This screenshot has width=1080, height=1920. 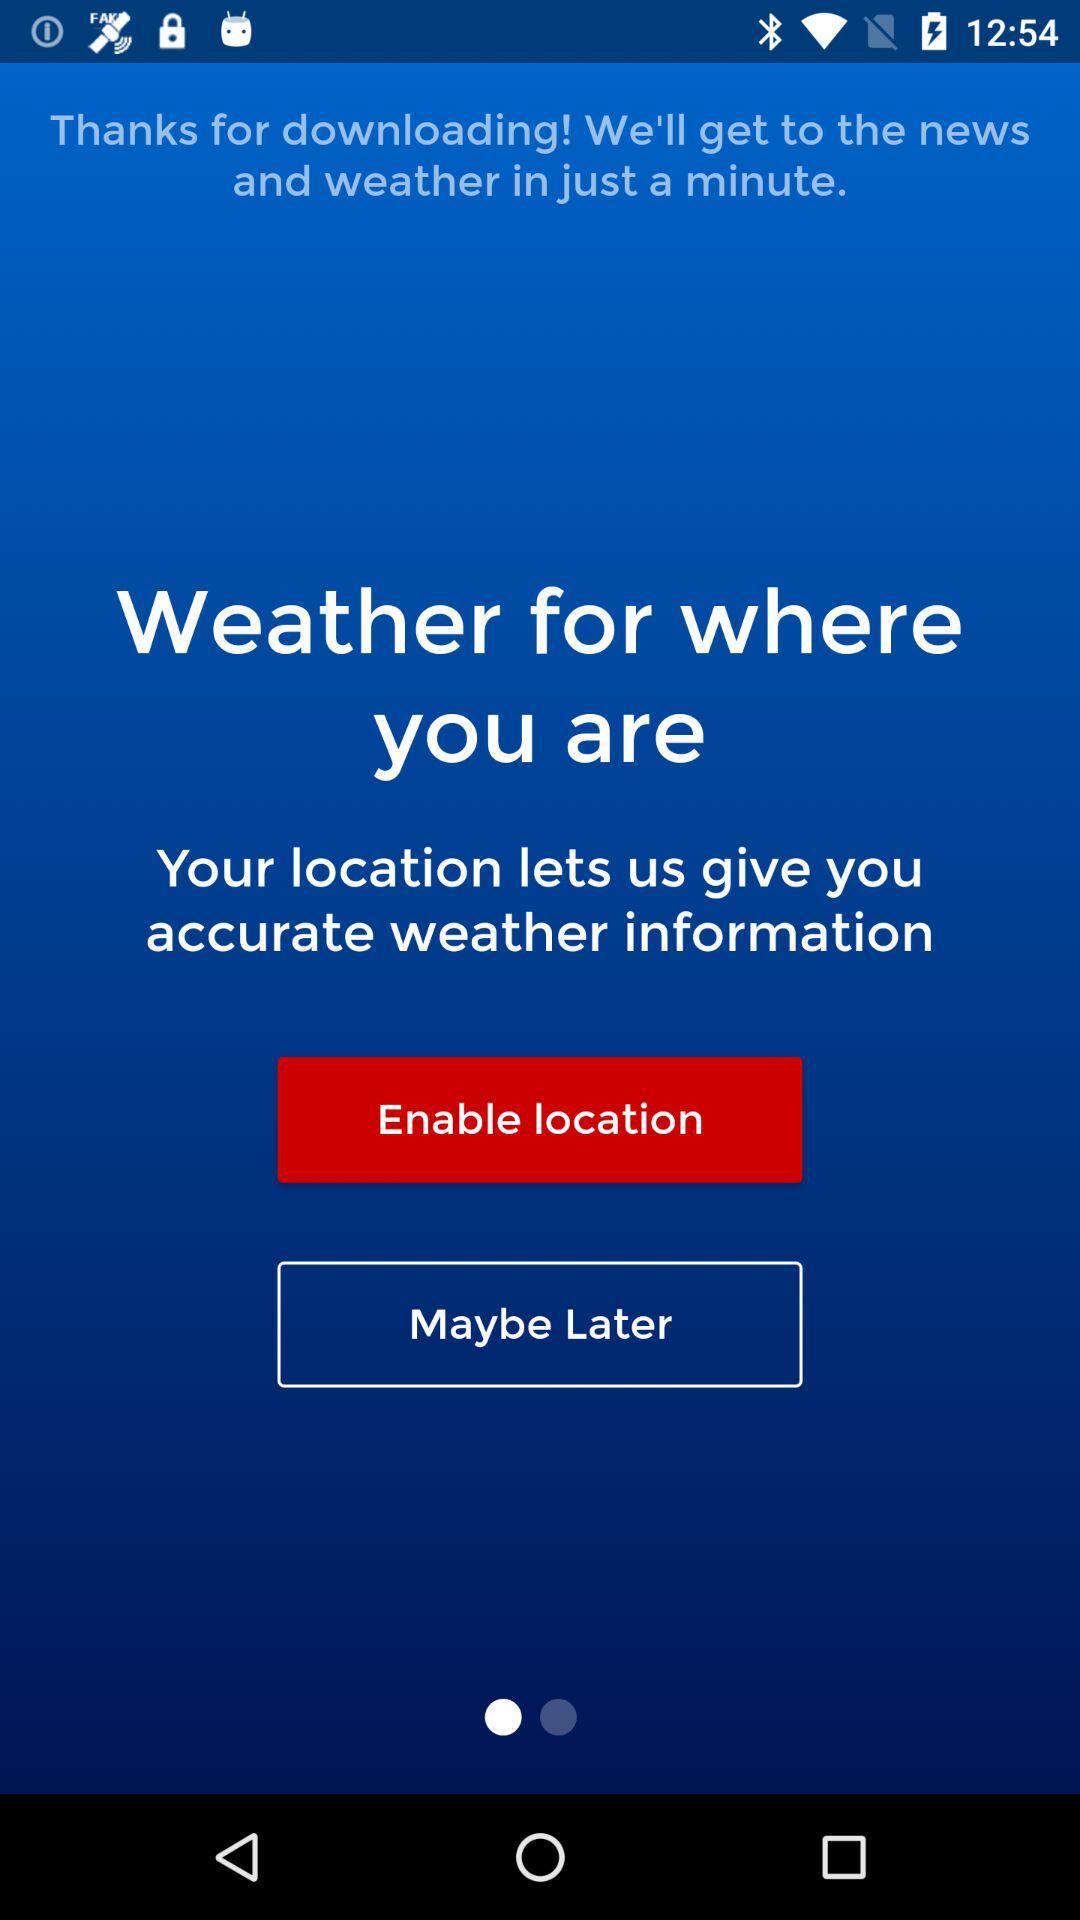 I want to click on the maybe later item, so click(x=540, y=1324).